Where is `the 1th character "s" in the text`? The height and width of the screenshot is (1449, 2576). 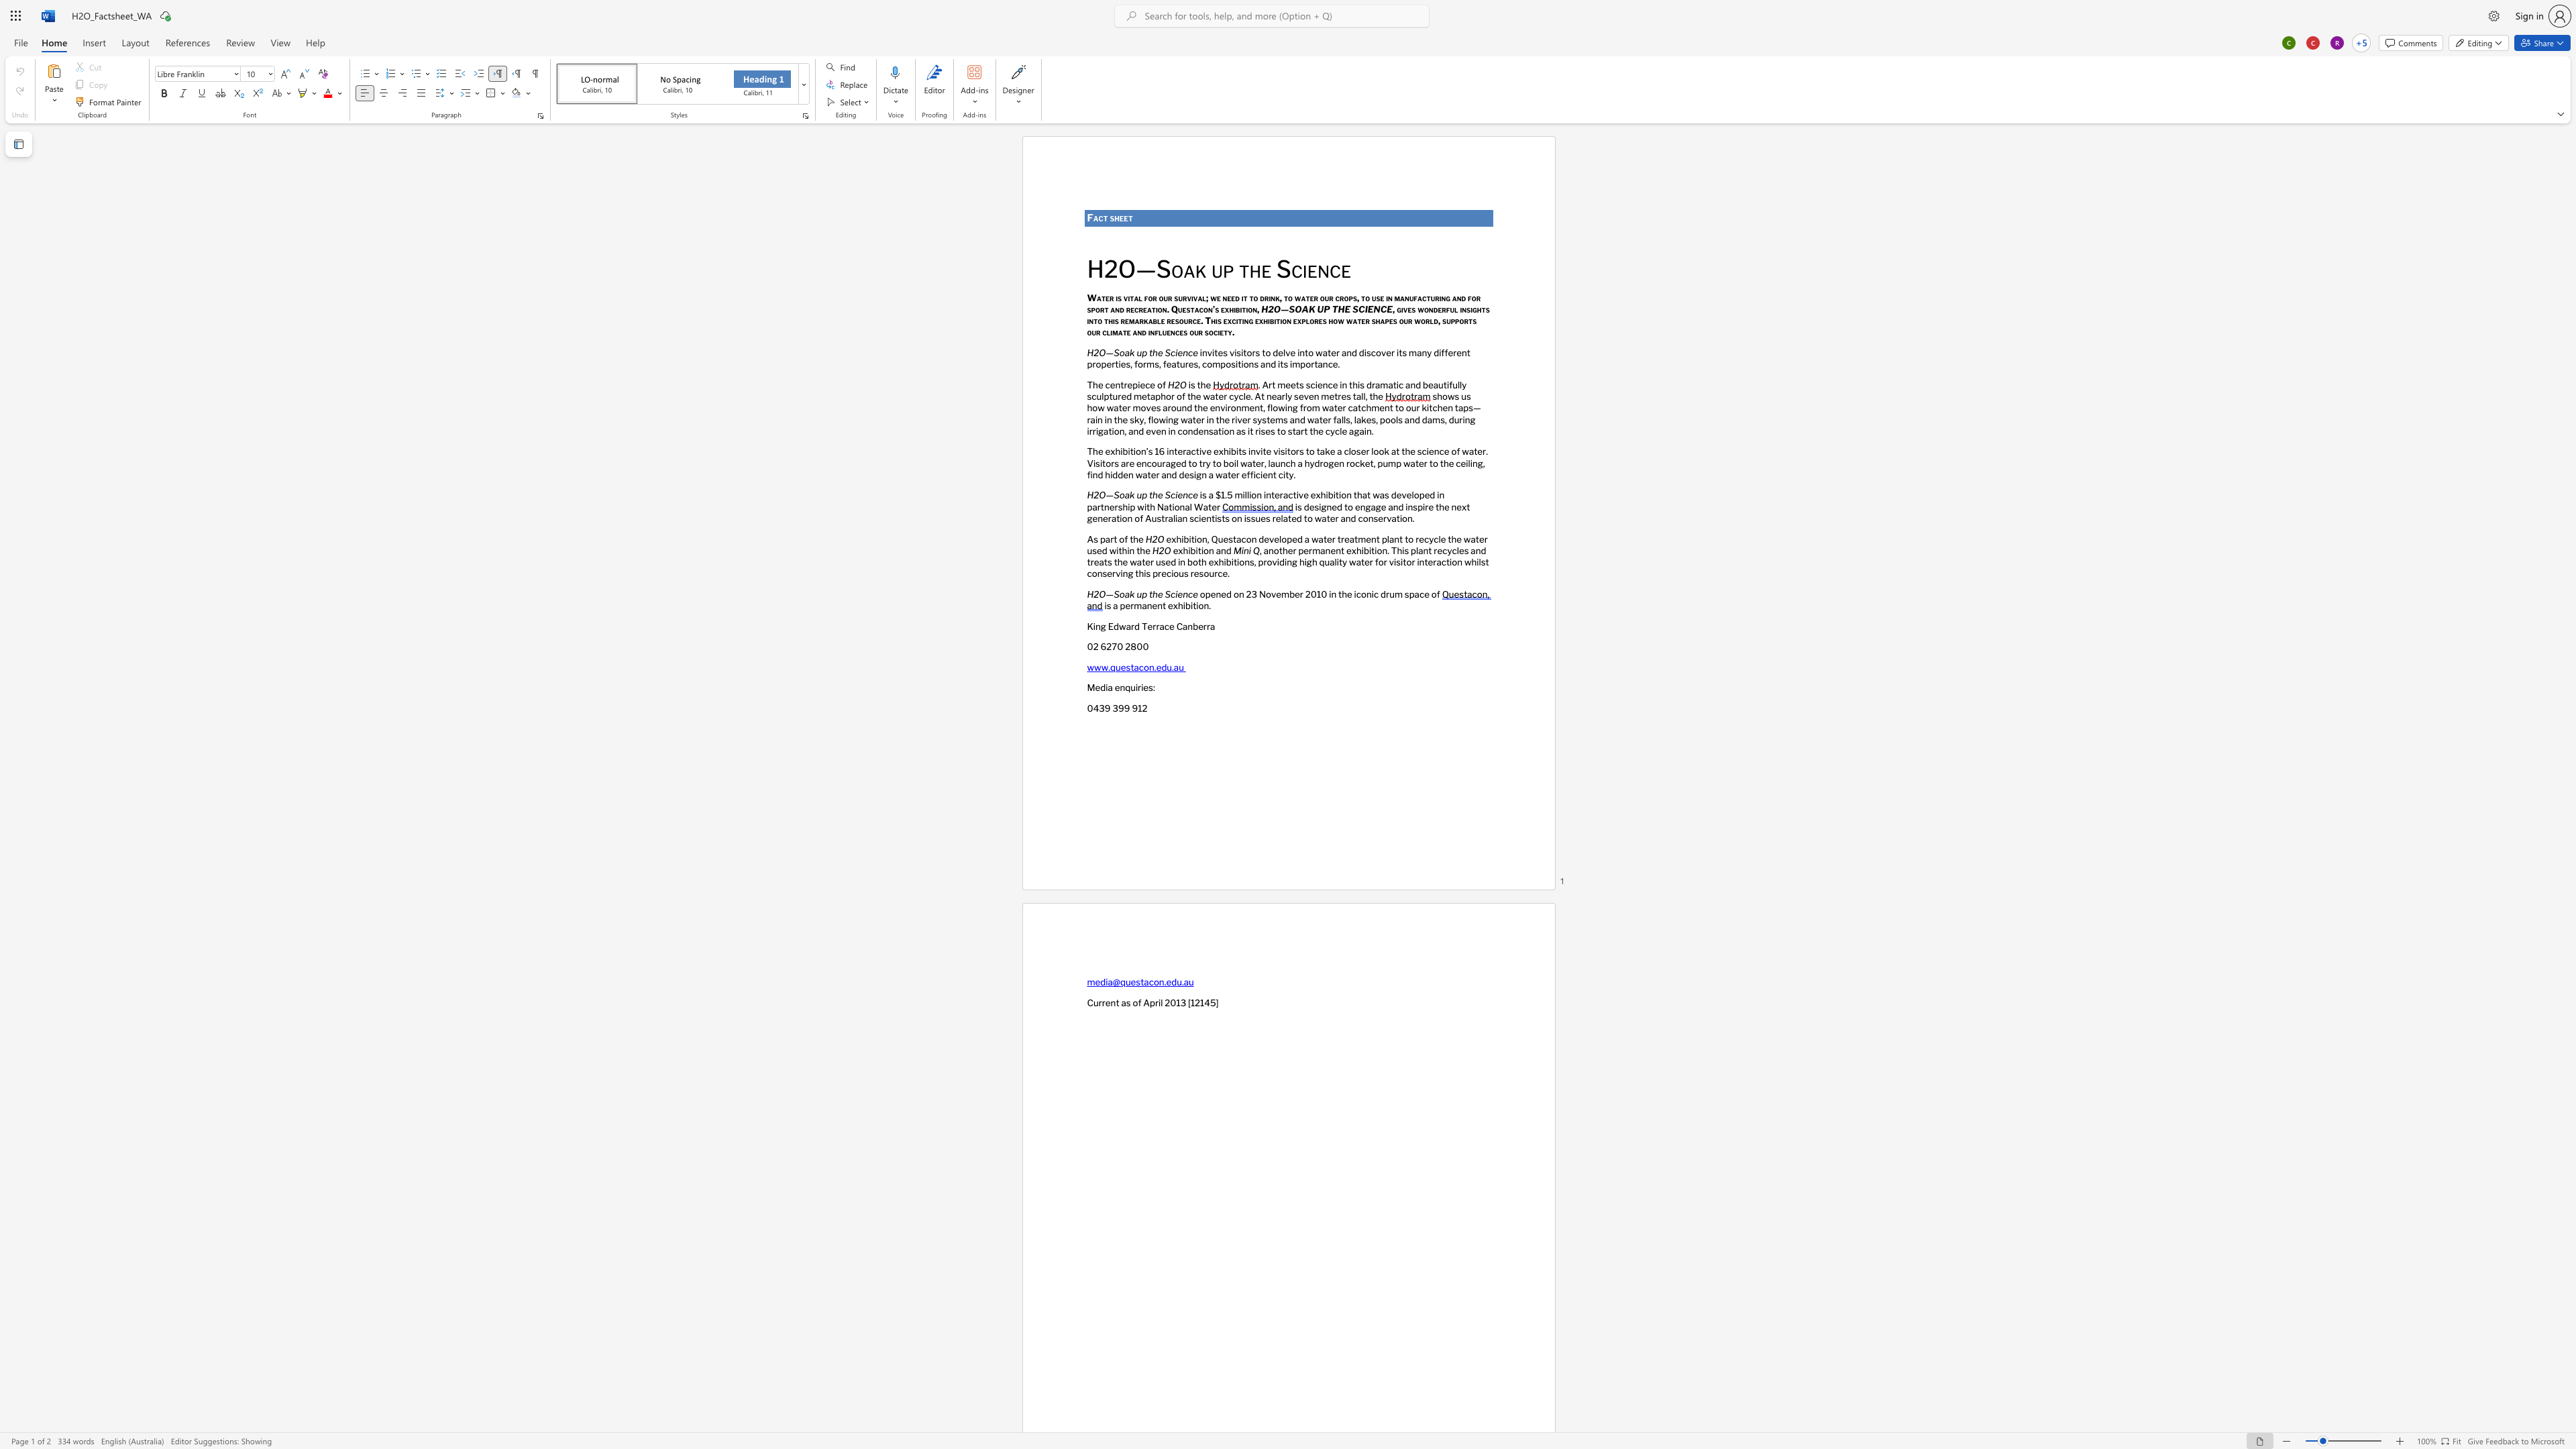
the 1th character "s" in the text is located at coordinates (1230, 538).